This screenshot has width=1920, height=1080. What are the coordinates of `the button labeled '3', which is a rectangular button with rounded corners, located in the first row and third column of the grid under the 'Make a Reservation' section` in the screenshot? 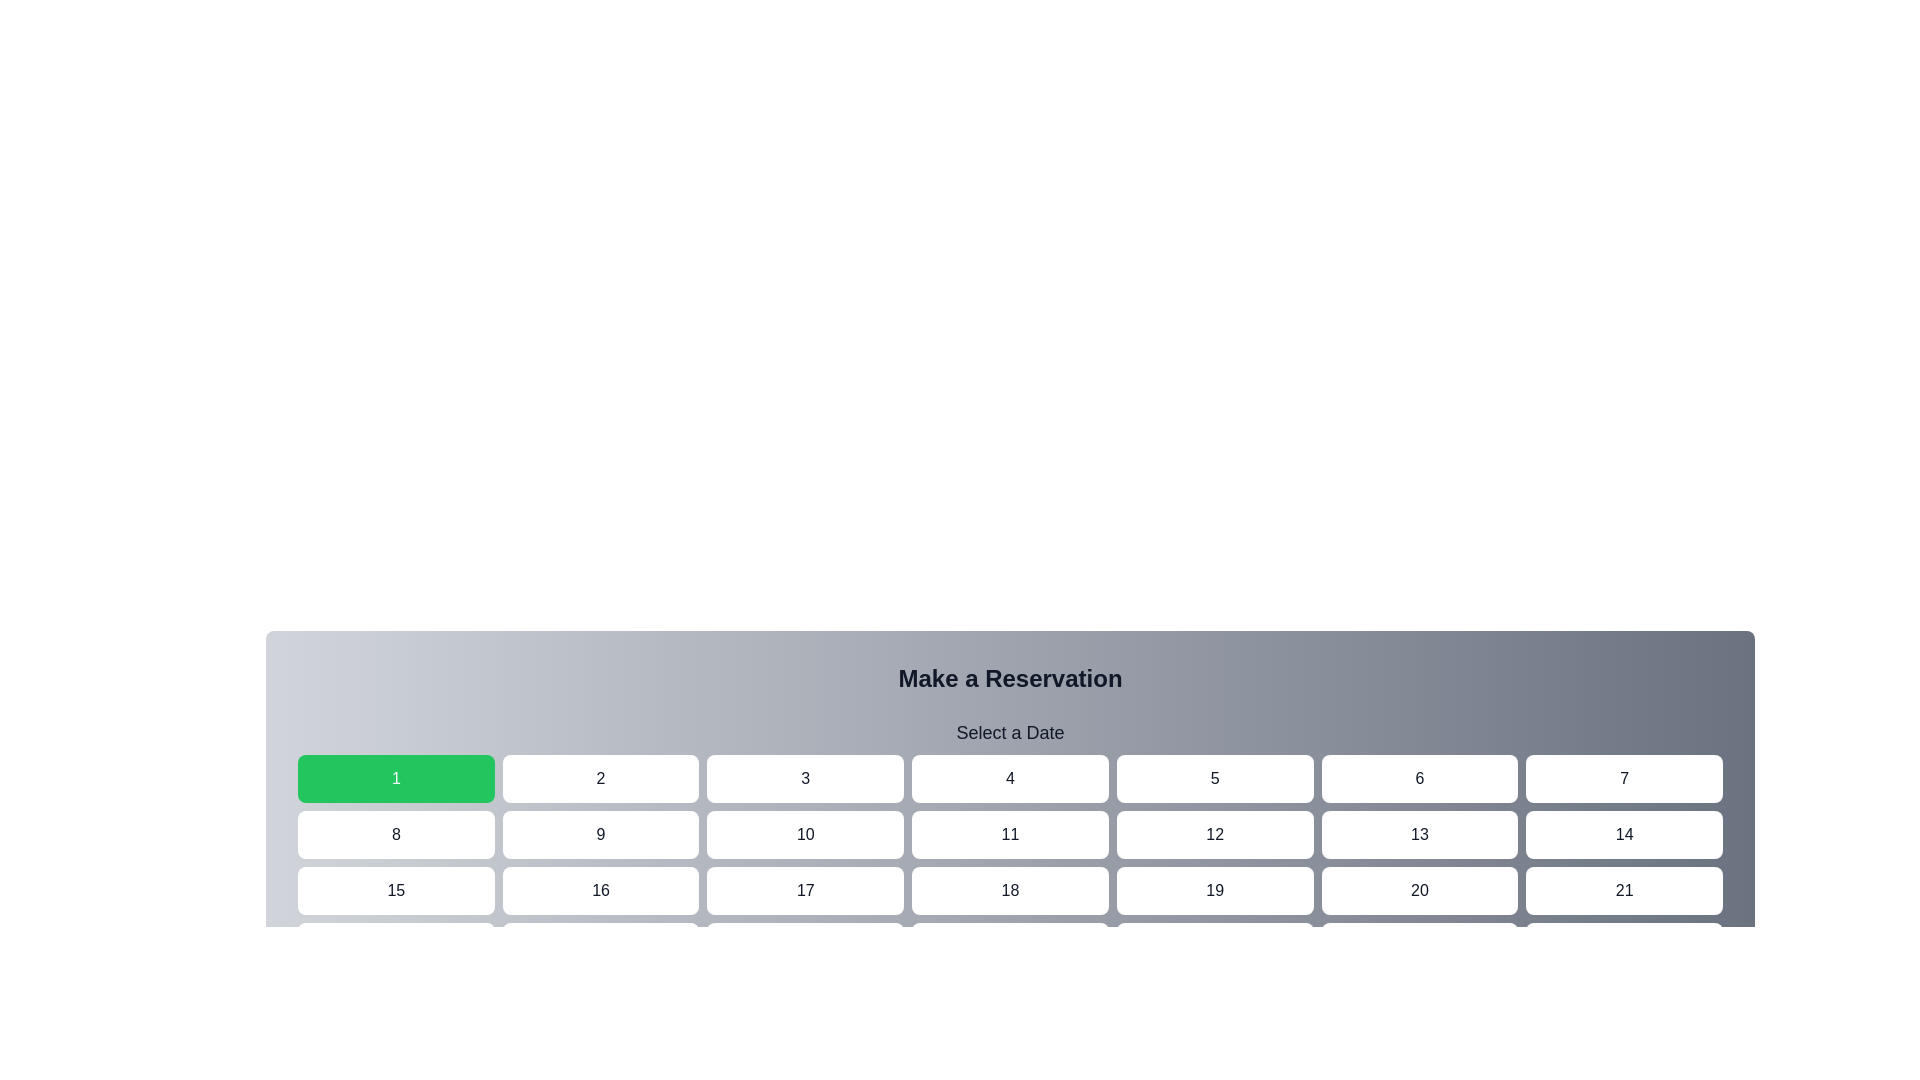 It's located at (805, 778).